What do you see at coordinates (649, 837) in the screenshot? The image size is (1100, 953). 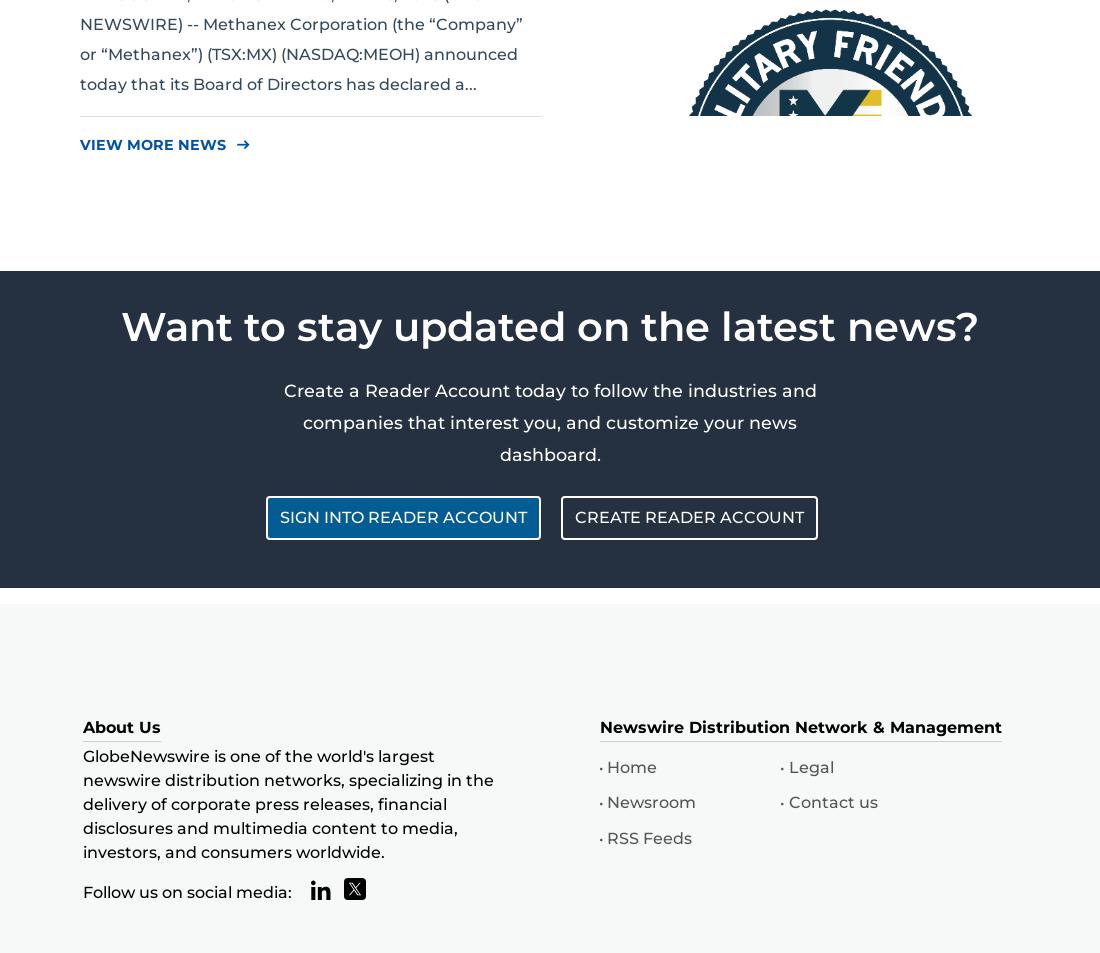 I see `'RSS Feeds'` at bounding box center [649, 837].